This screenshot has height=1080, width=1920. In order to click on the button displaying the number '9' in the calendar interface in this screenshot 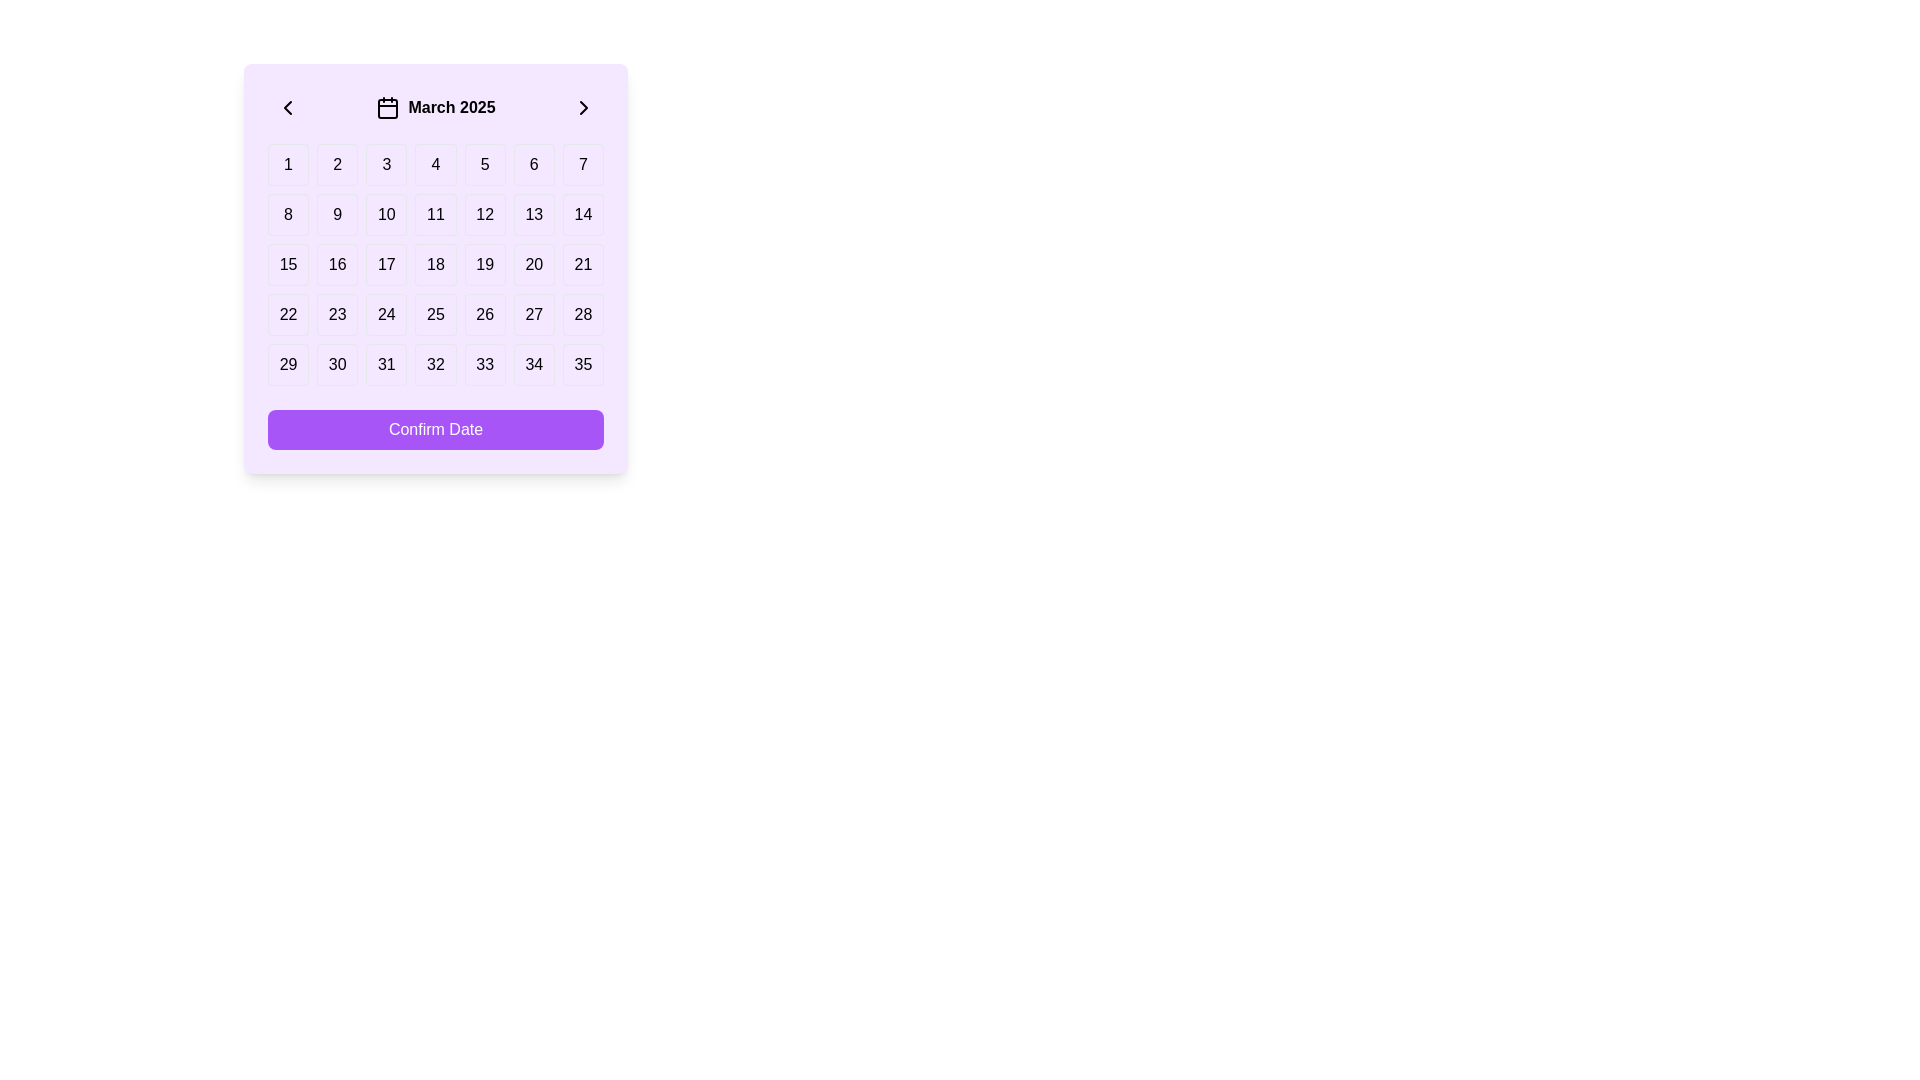, I will do `click(337, 215)`.